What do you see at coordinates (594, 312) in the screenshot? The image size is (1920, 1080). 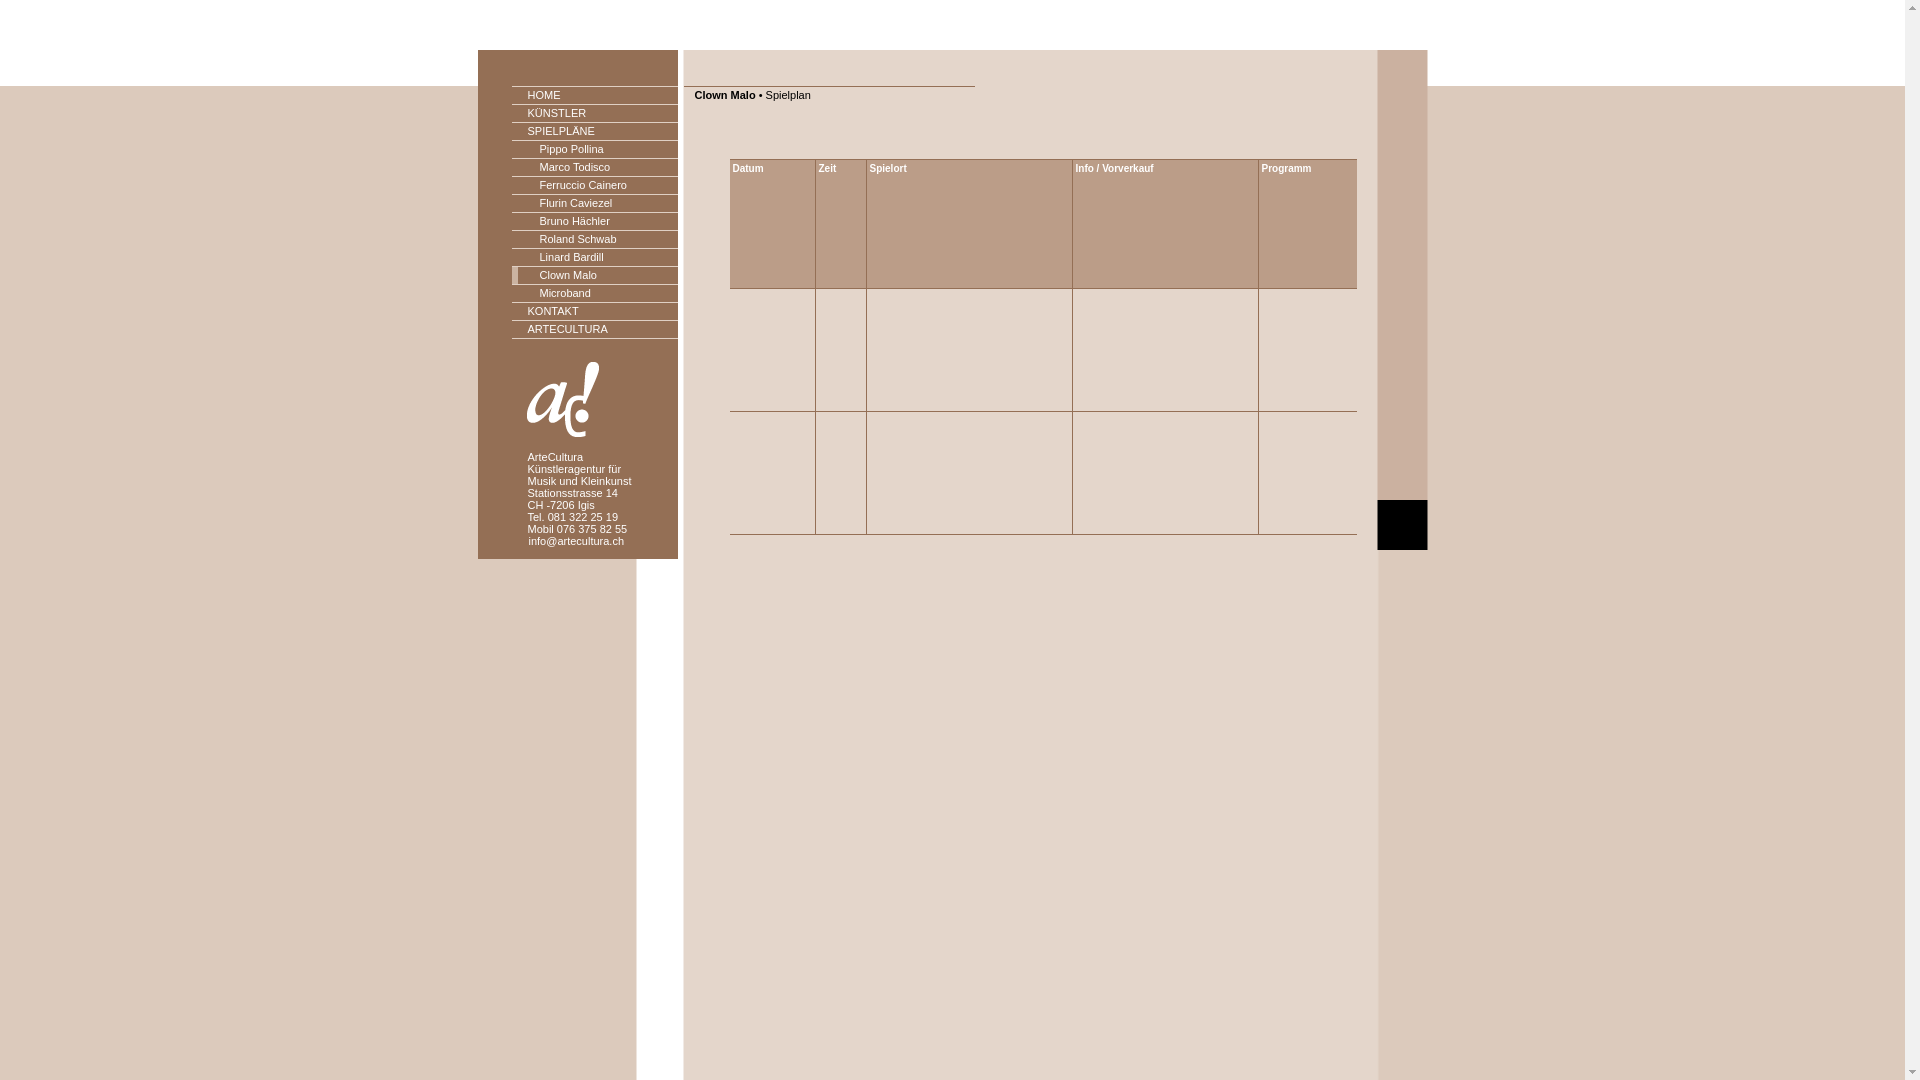 I see `'KONTAKT'` at bounding box center [594, 312].